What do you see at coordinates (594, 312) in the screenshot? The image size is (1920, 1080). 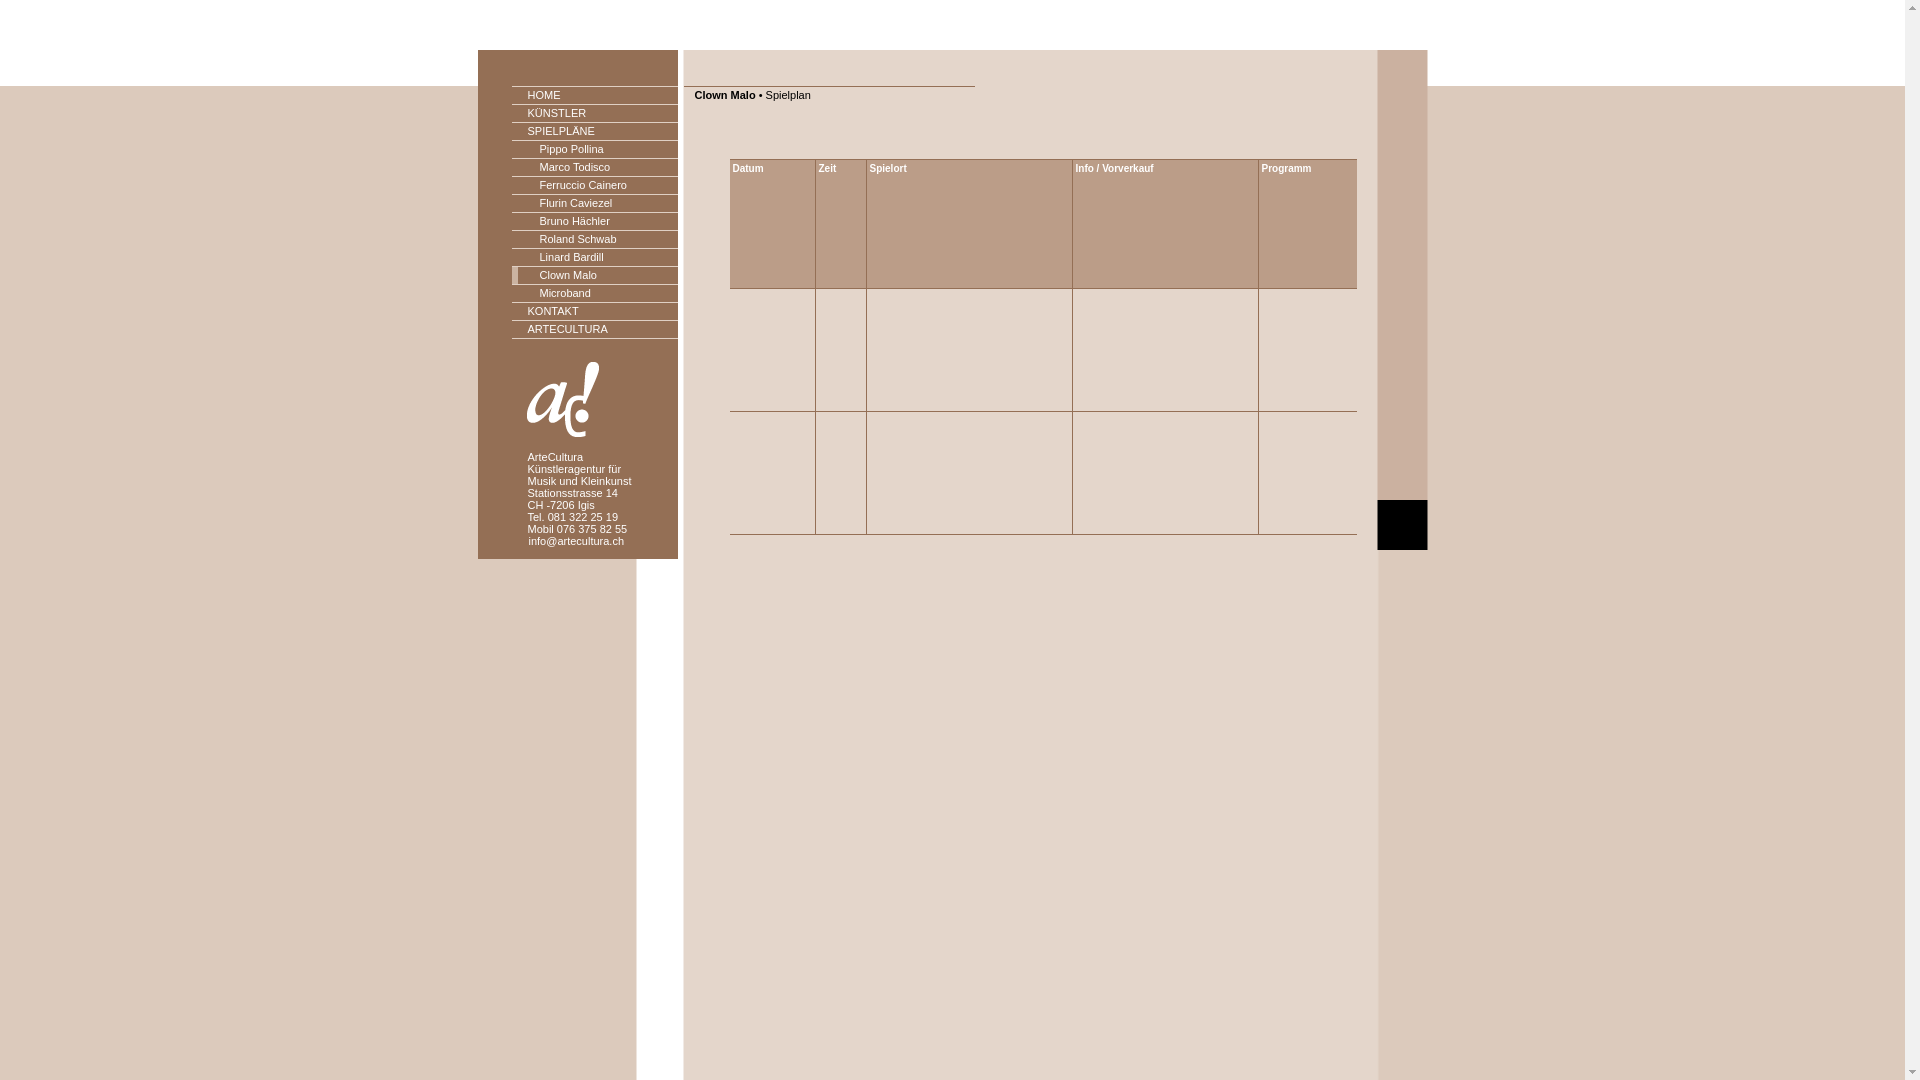 I see `'KONTAKT'` at bounding box center [594, 312].